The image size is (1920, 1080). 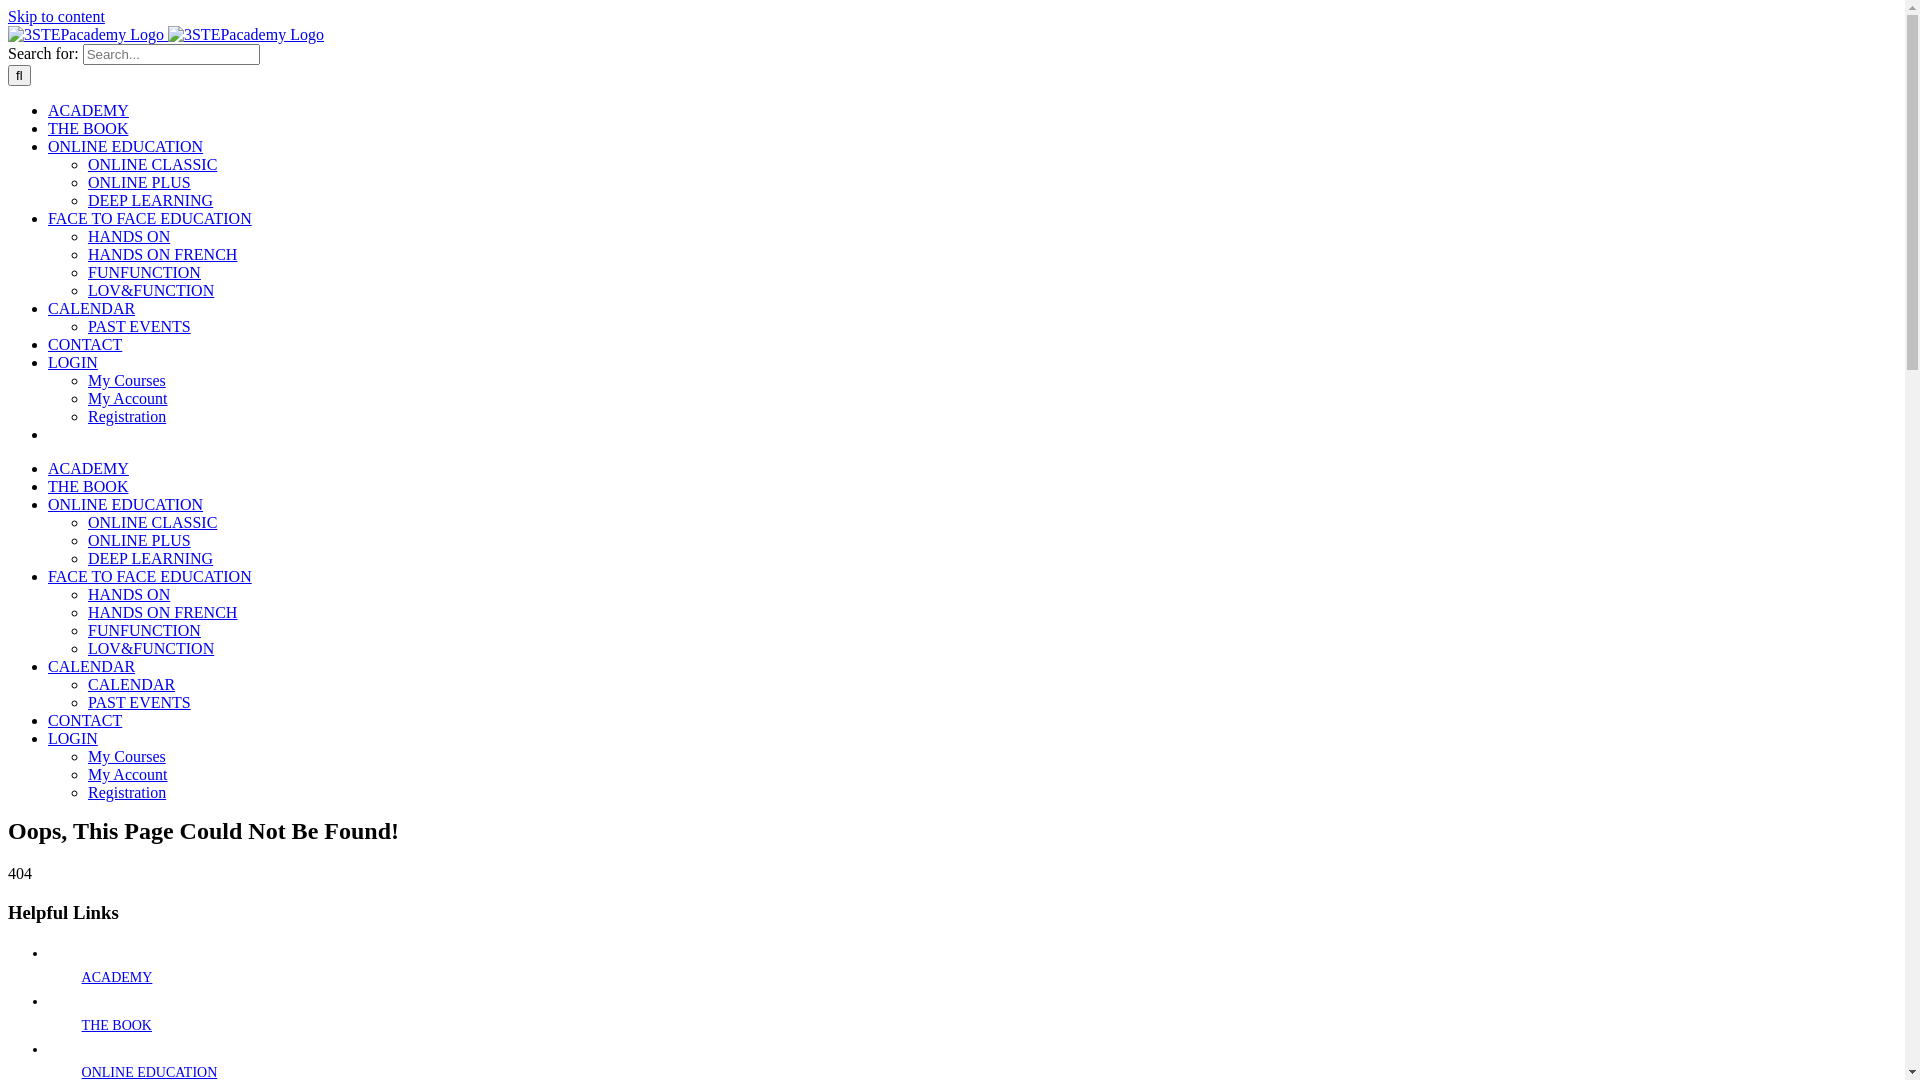 What do you see at coordinates (90, 308) in the screenshot?
I see `'CALENDAR'` at bounding box center [90, 308].